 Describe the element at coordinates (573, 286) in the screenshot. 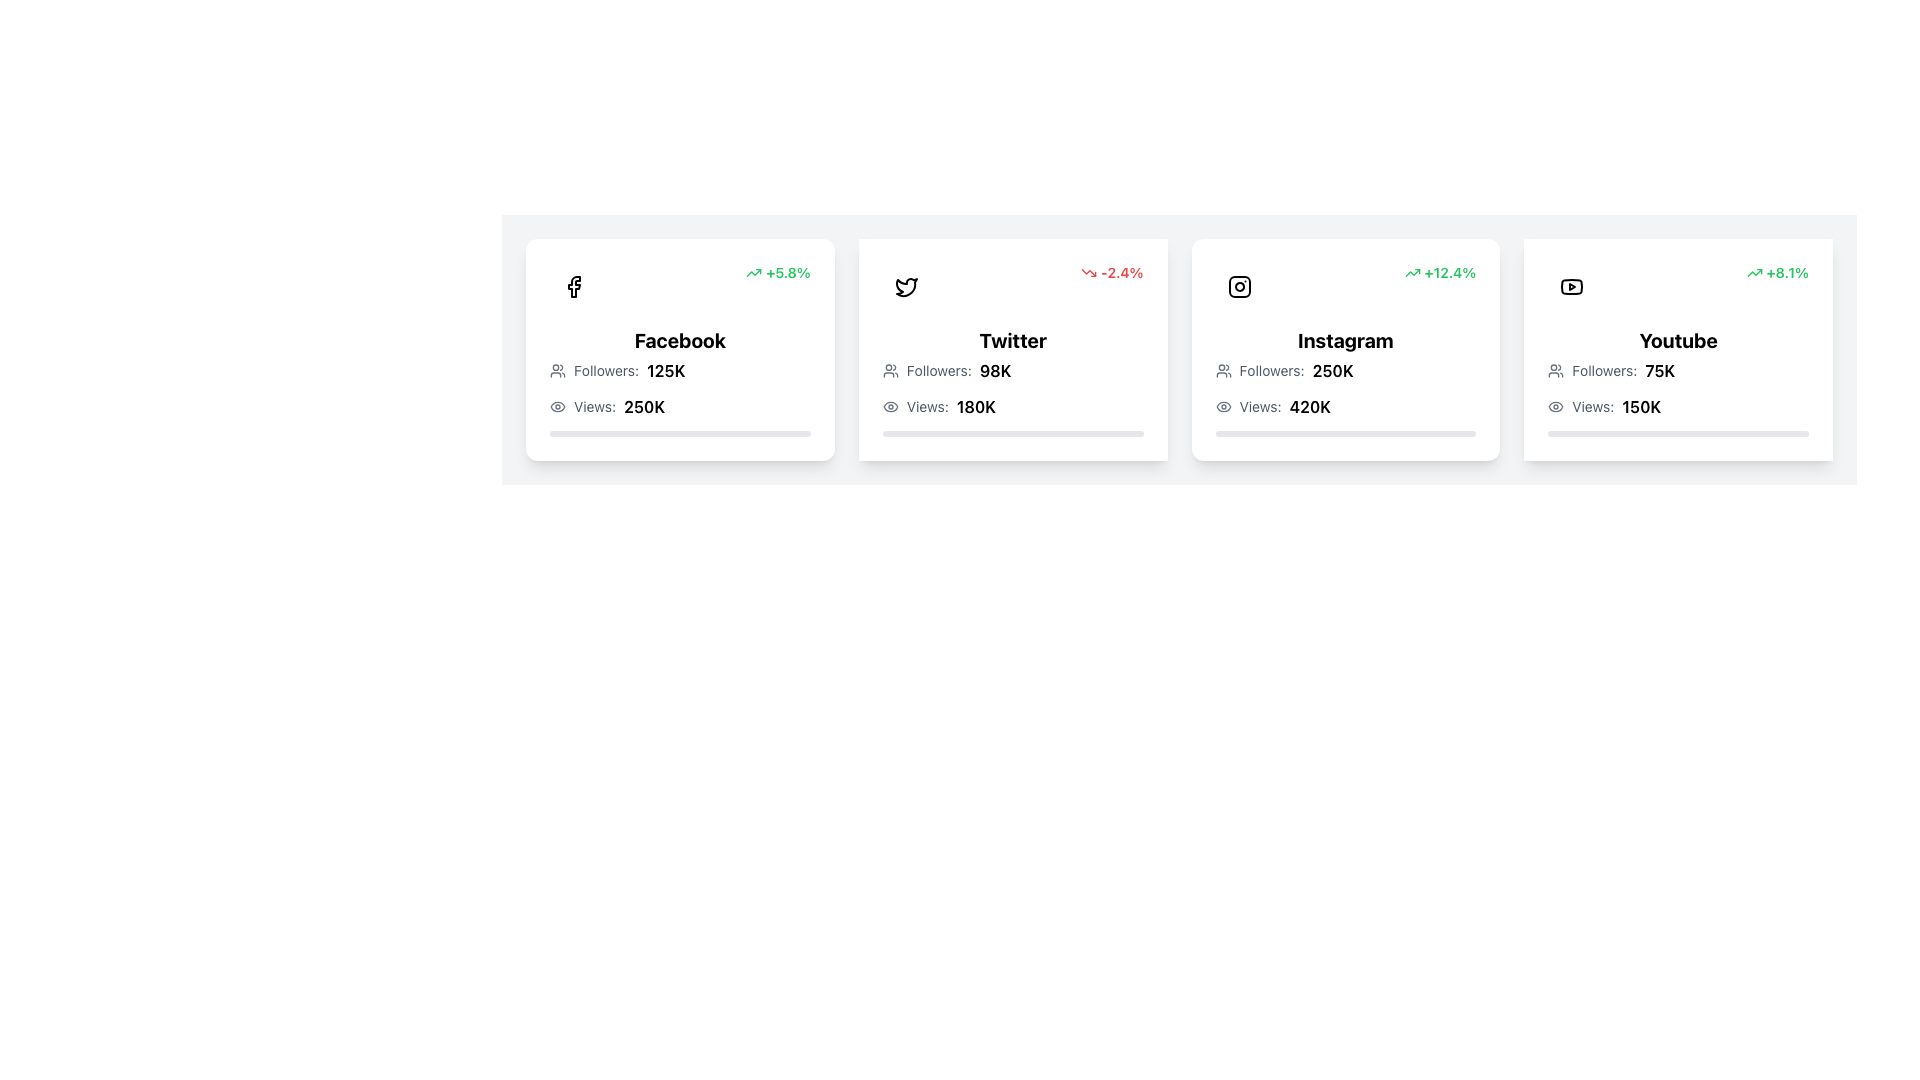

I see `the Facebook logo located in the top-left corner of the card titled 'Facebook', which visually identifies the card as associated with the Facebook platform` at that location.